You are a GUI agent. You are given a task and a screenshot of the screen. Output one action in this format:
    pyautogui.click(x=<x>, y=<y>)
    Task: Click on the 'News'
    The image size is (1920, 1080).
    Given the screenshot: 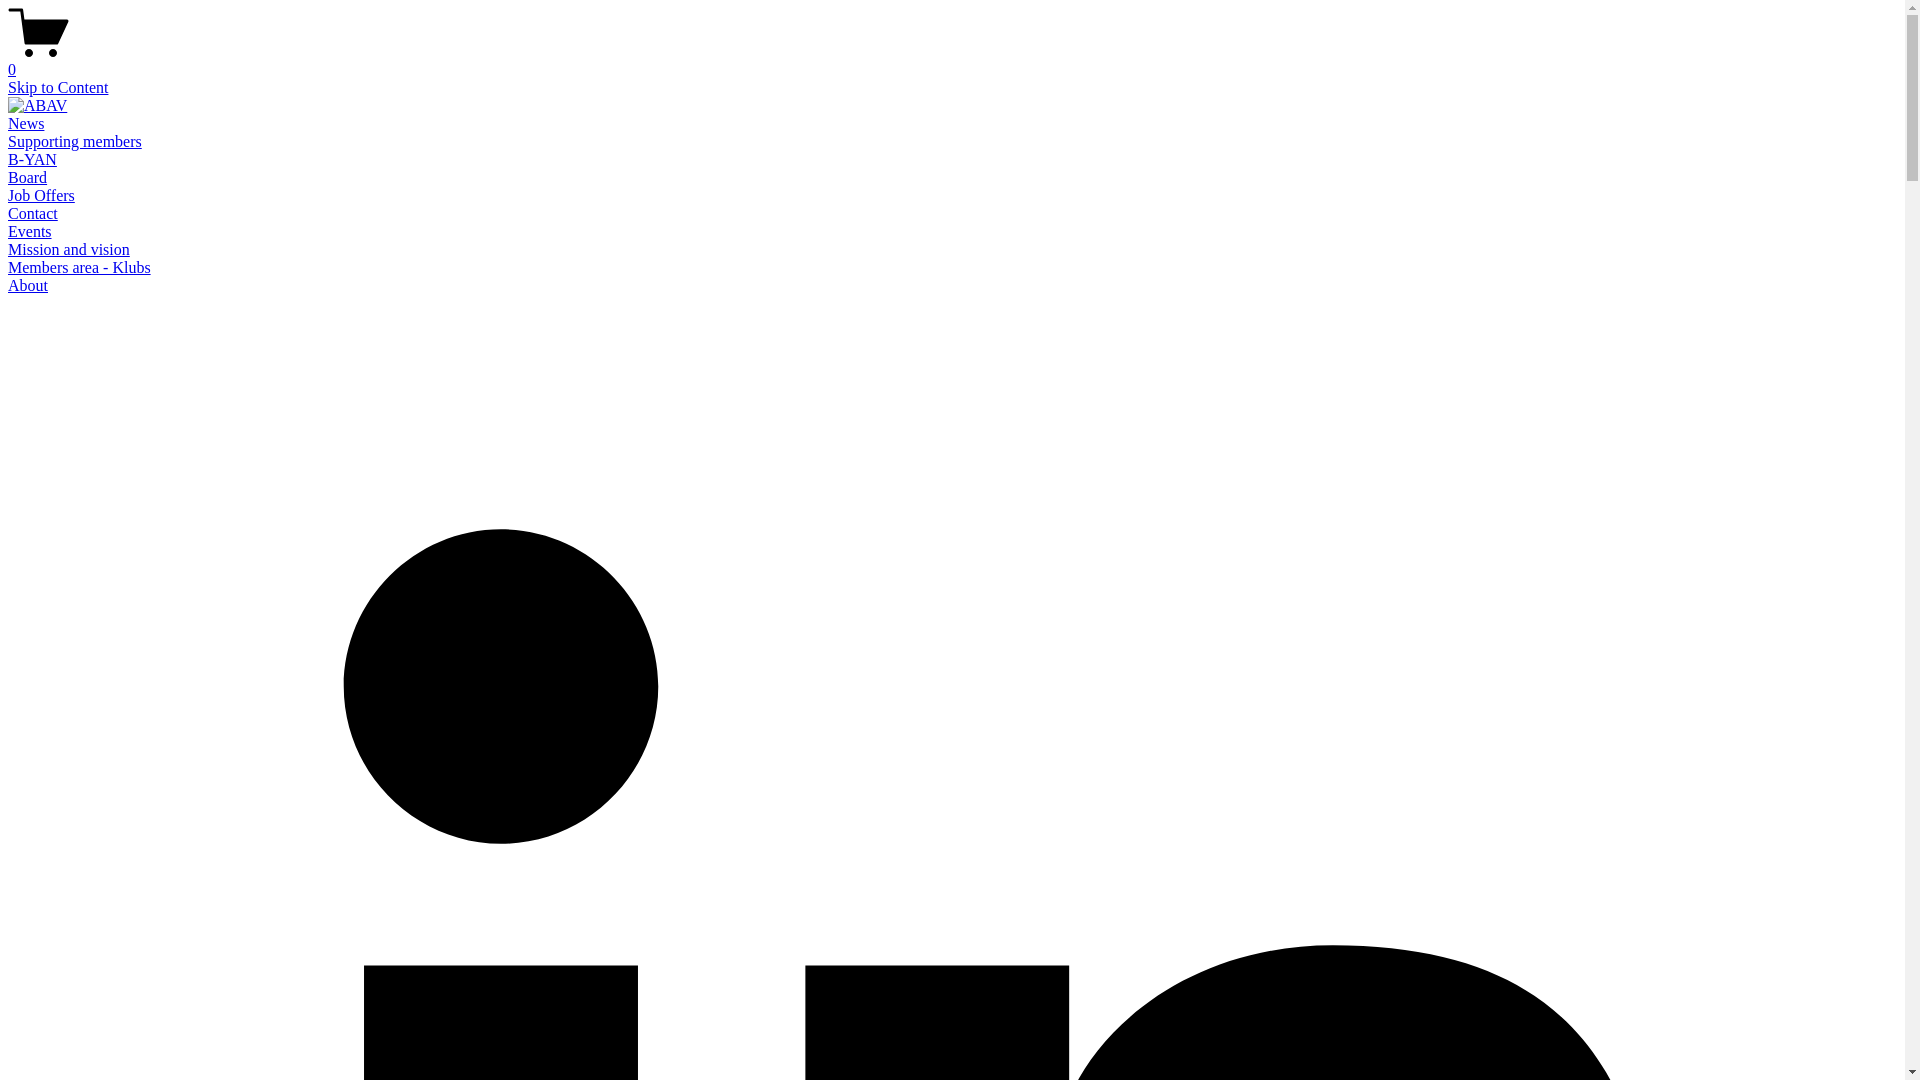 What is the action you would take?
    pyautogui.click(x=8, y=123)
    